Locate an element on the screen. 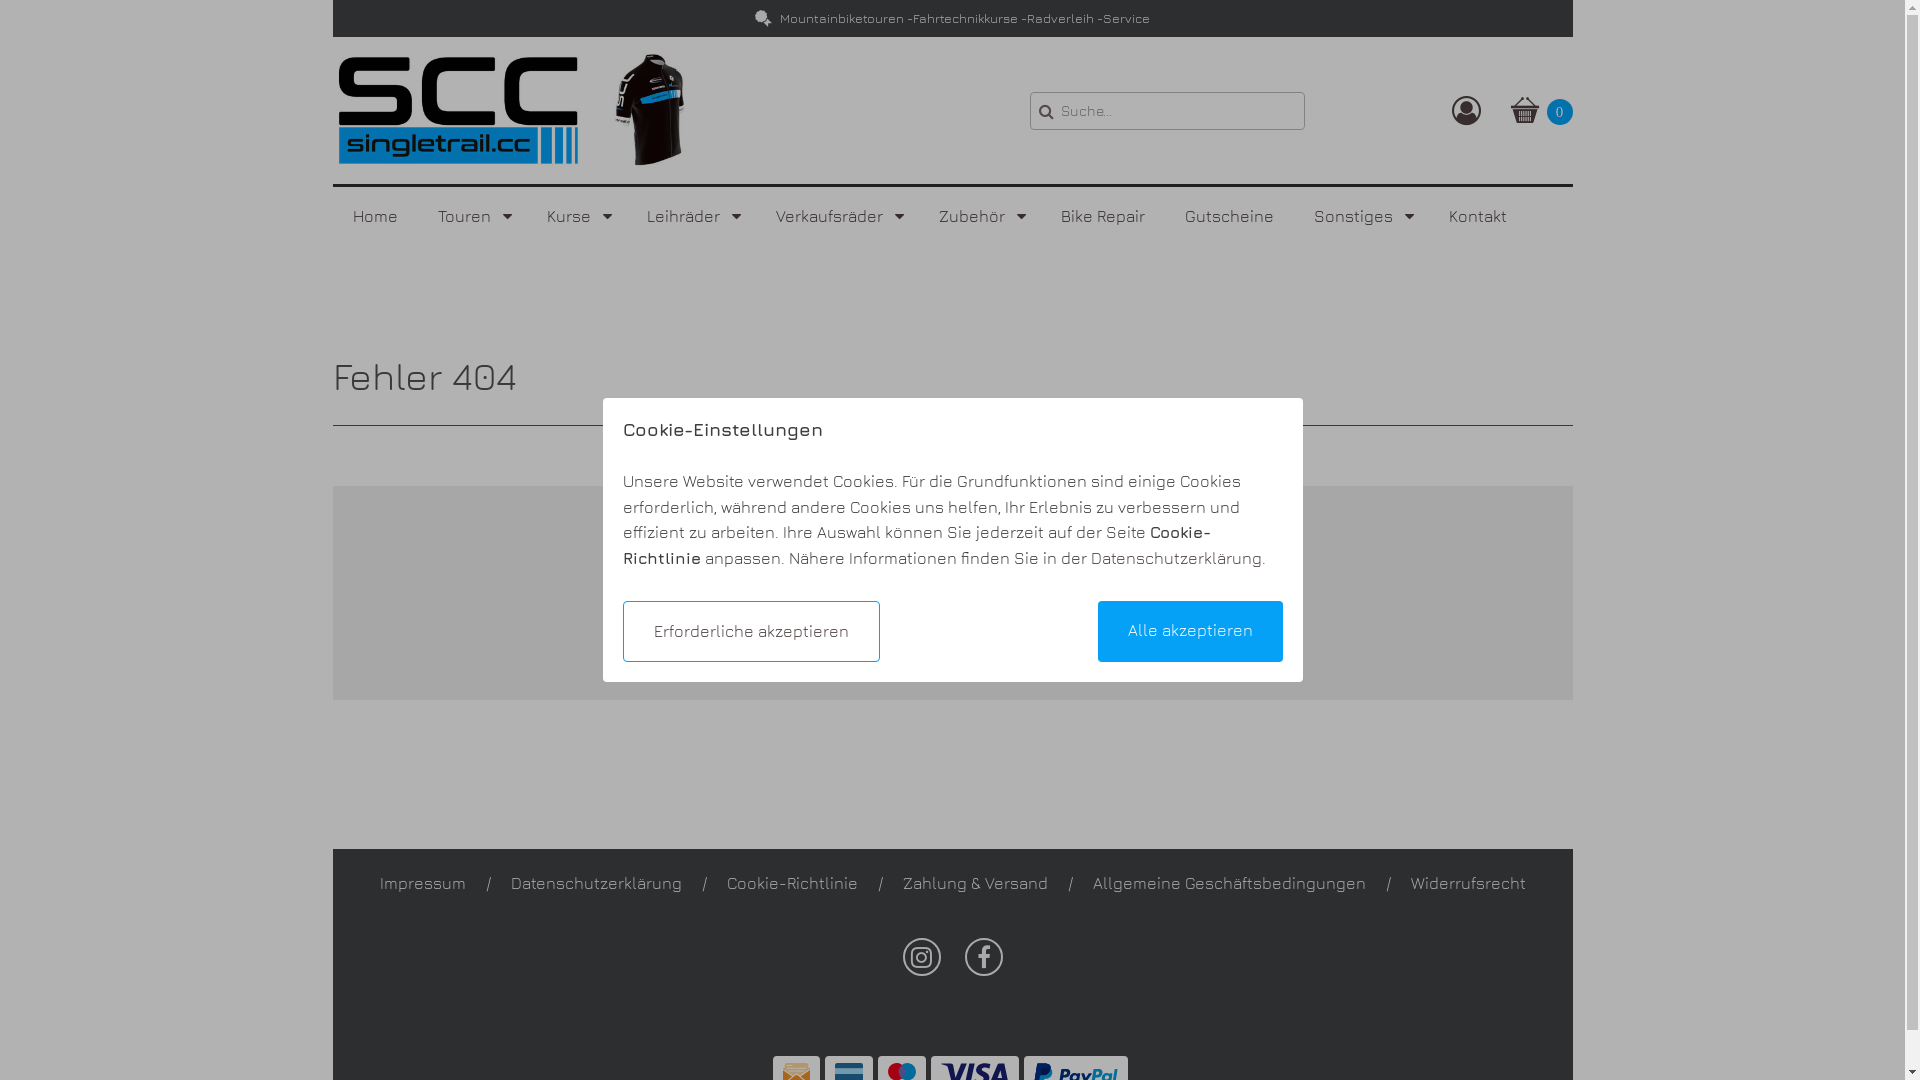  'Kurse' is located at coordinates (526, 216).